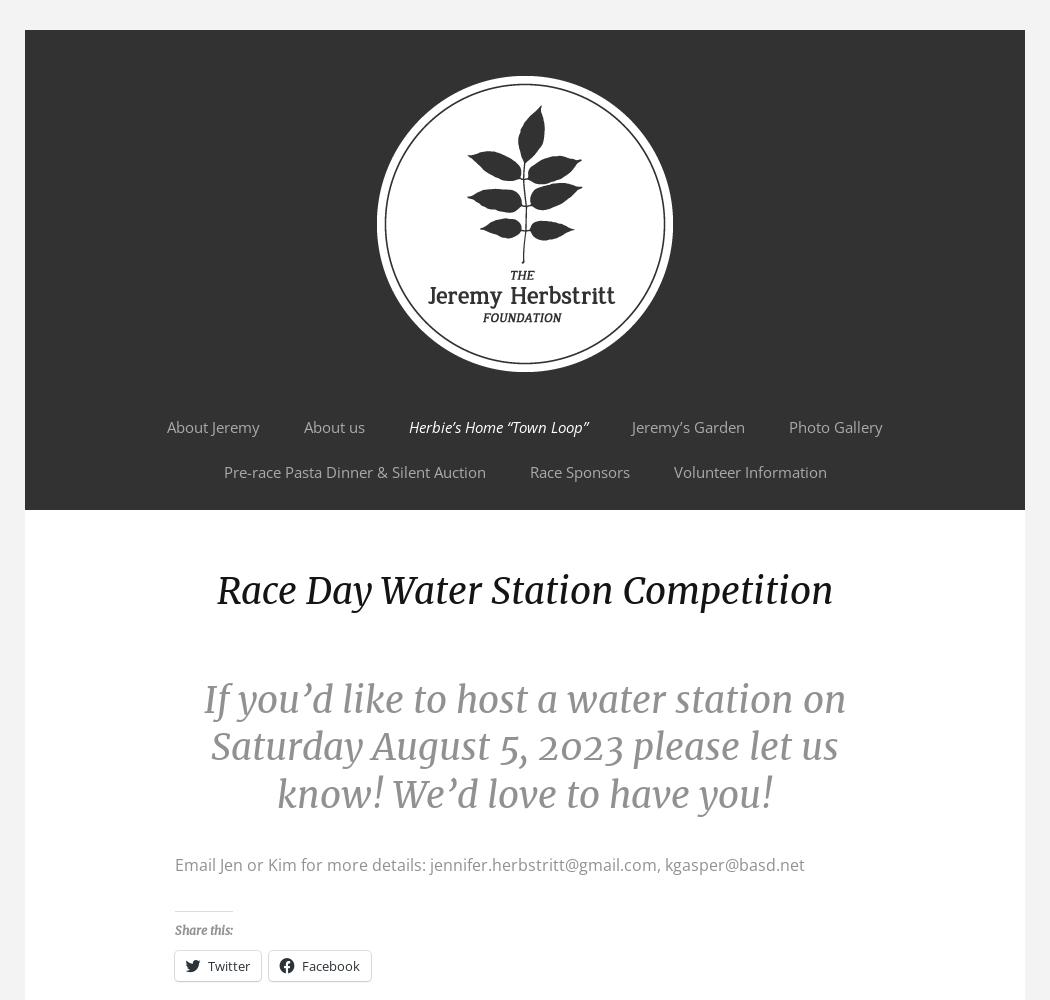  Describe the element at coordinates (203, 930) in the screenshot. I see `'Share this:'` at that location.